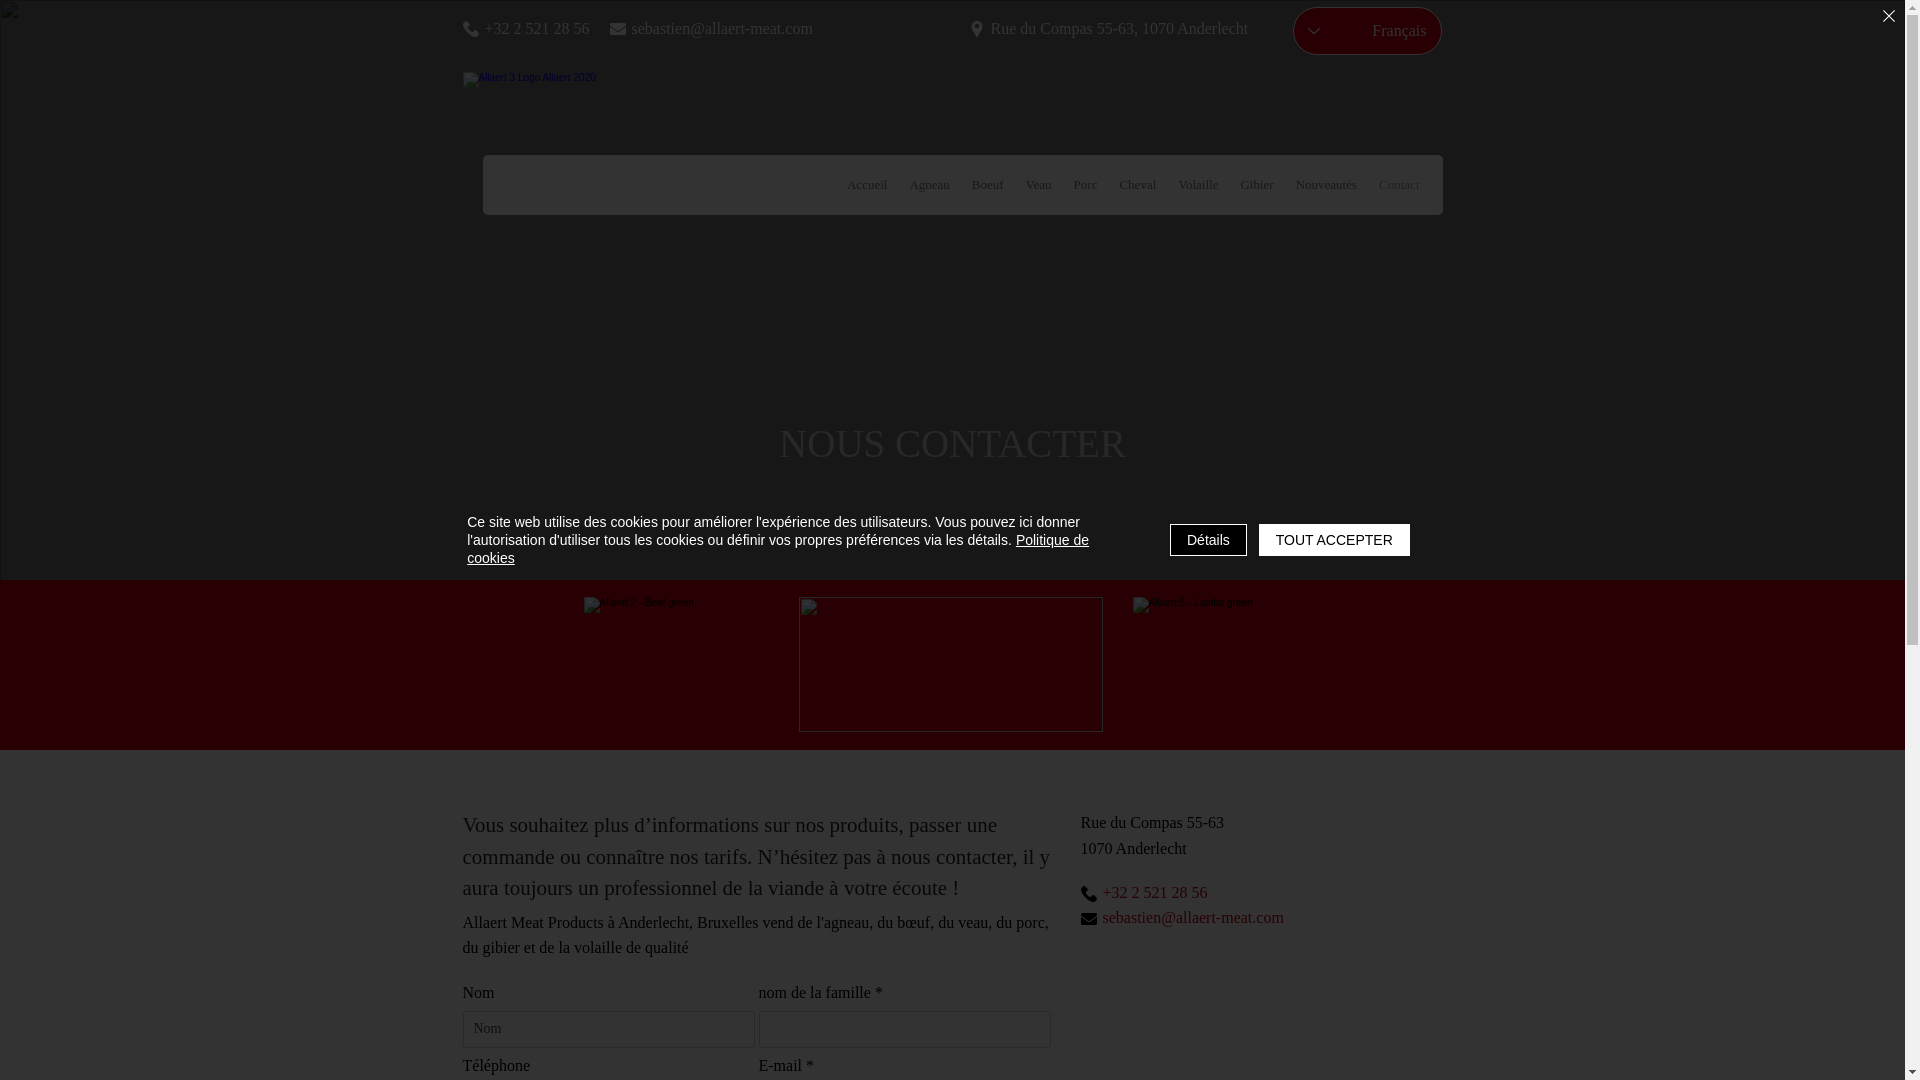 The height and width of the screenshot is (1080, 1920). I want to click on 'Veau', so click(1038, 185).